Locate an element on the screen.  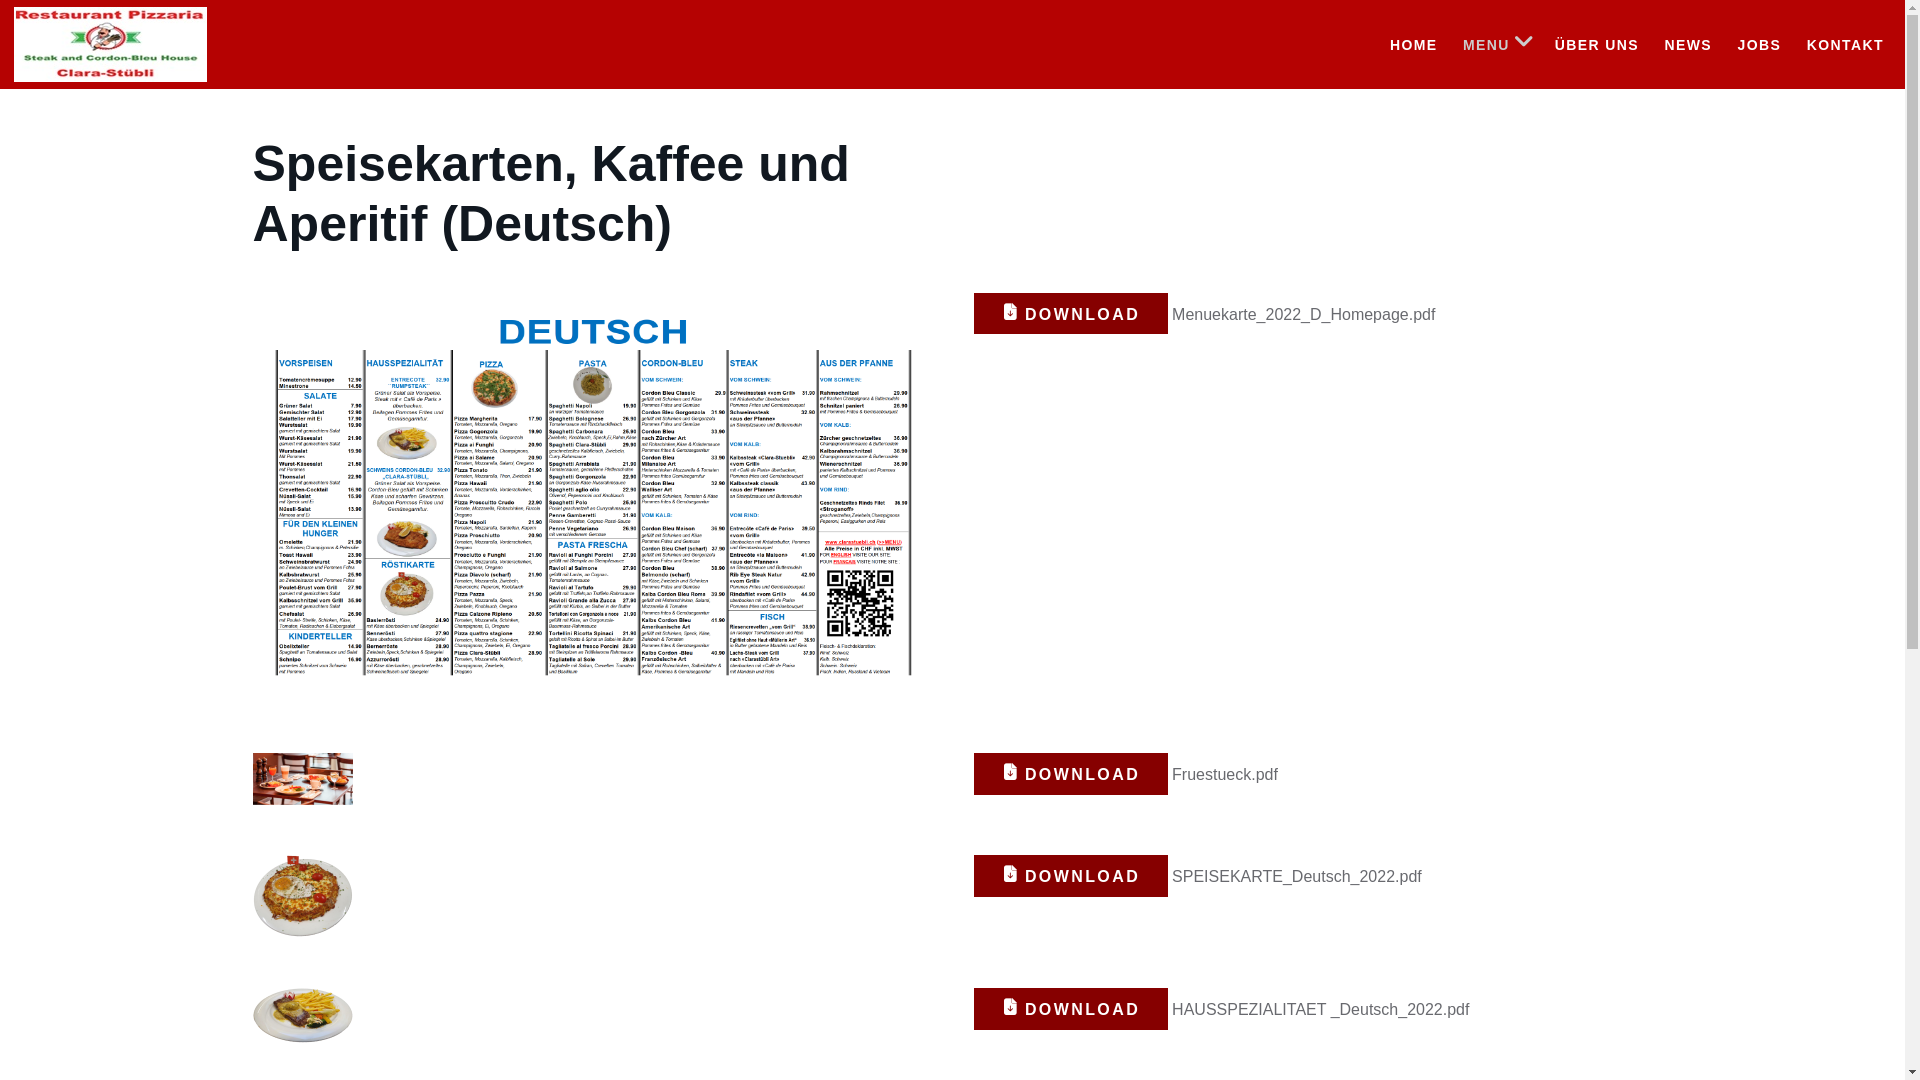
'KONTAKT' is located at coordinates (1841, 43).